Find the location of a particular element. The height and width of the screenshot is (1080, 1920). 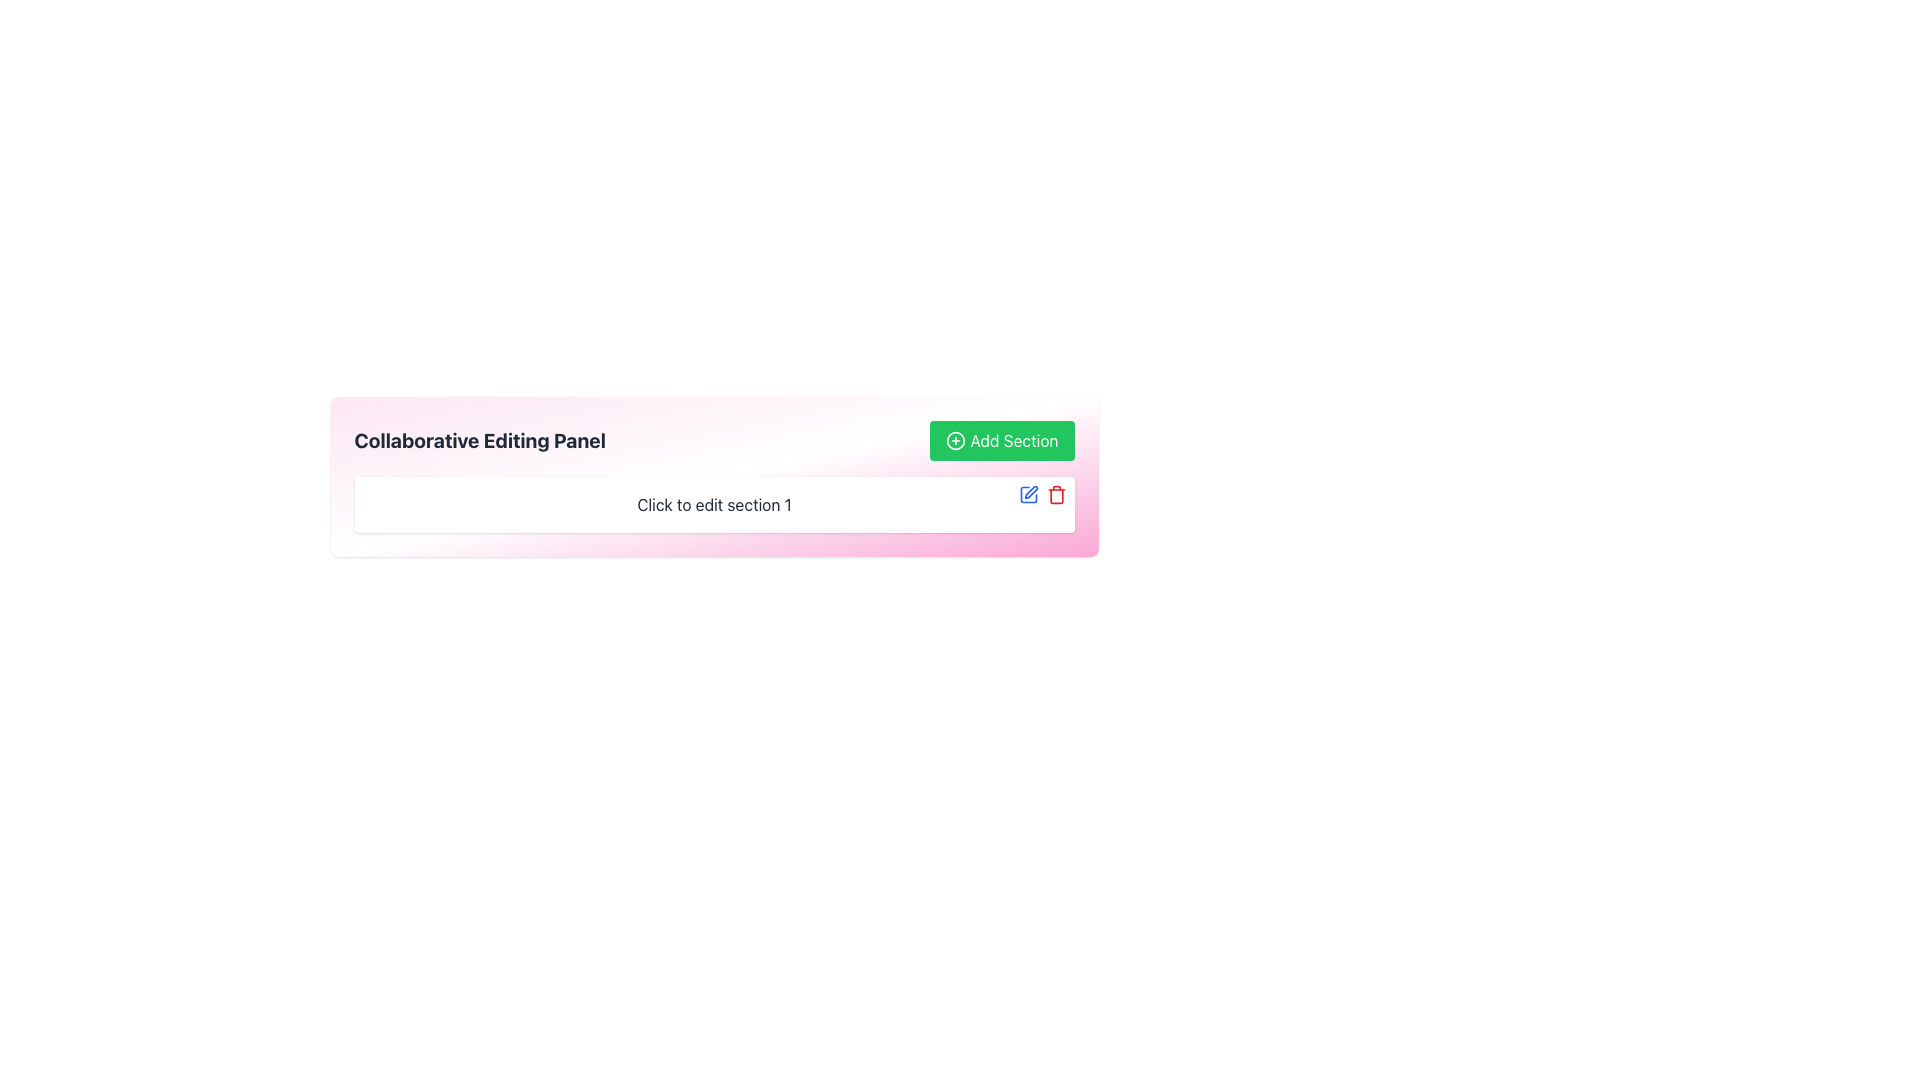

the icon that represents the action of adding a new section, located within the green 'Add Section' button on the right side of the 'Collaborative Editing Panel' is located at coordinates (955, 439).